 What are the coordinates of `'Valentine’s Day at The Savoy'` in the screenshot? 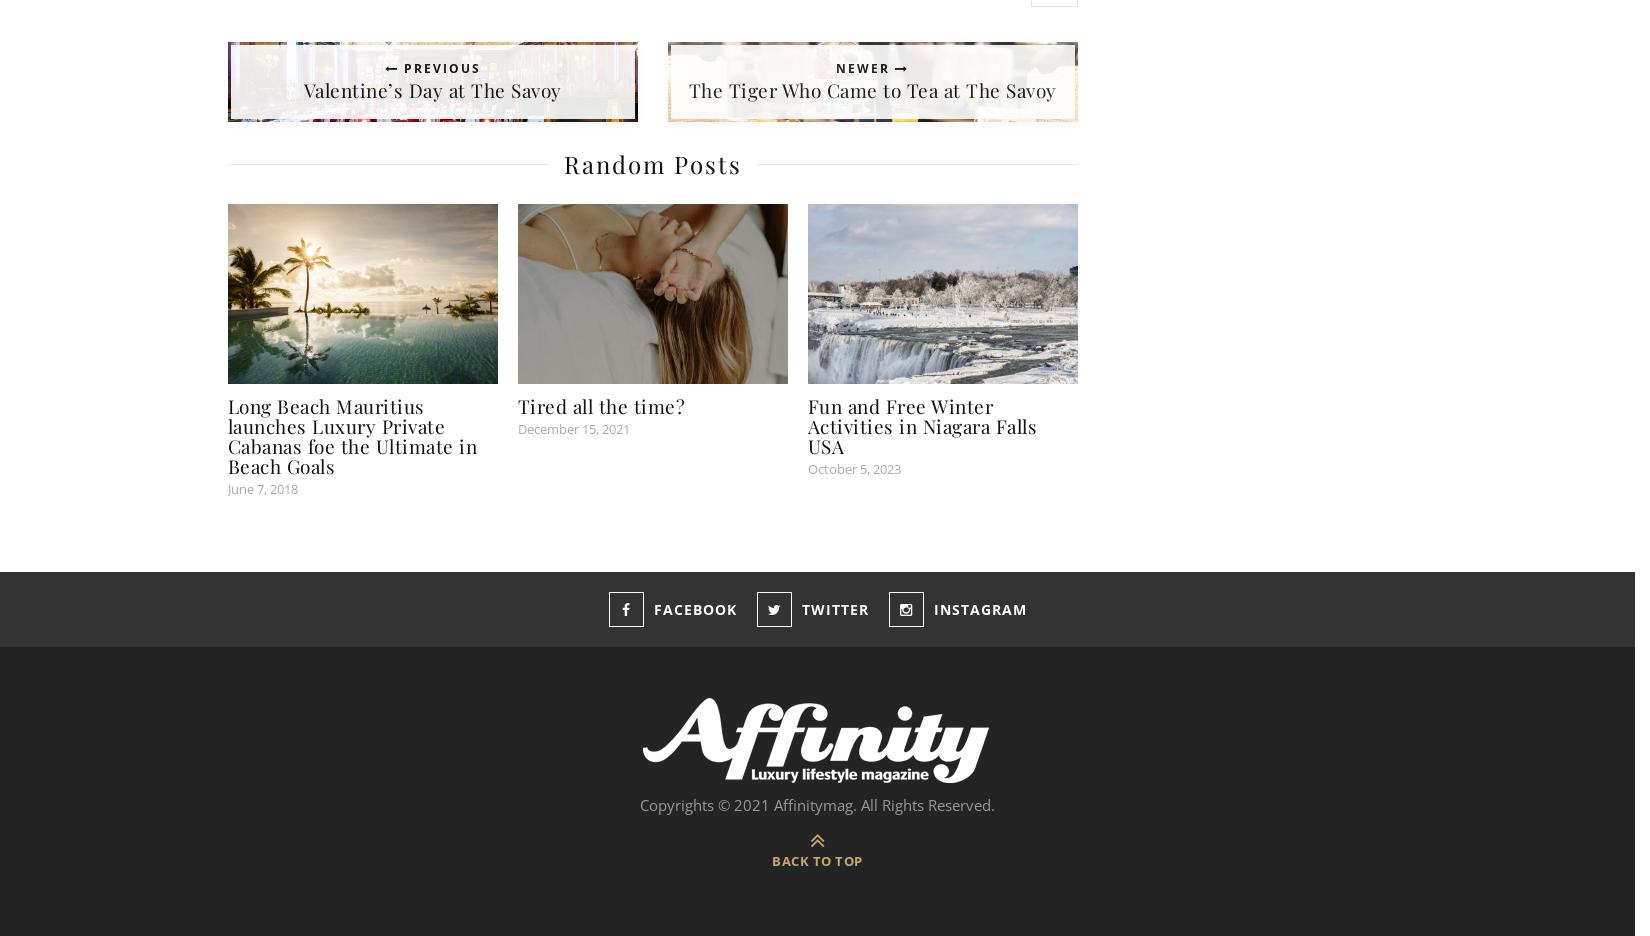 It's located at (430, 89).